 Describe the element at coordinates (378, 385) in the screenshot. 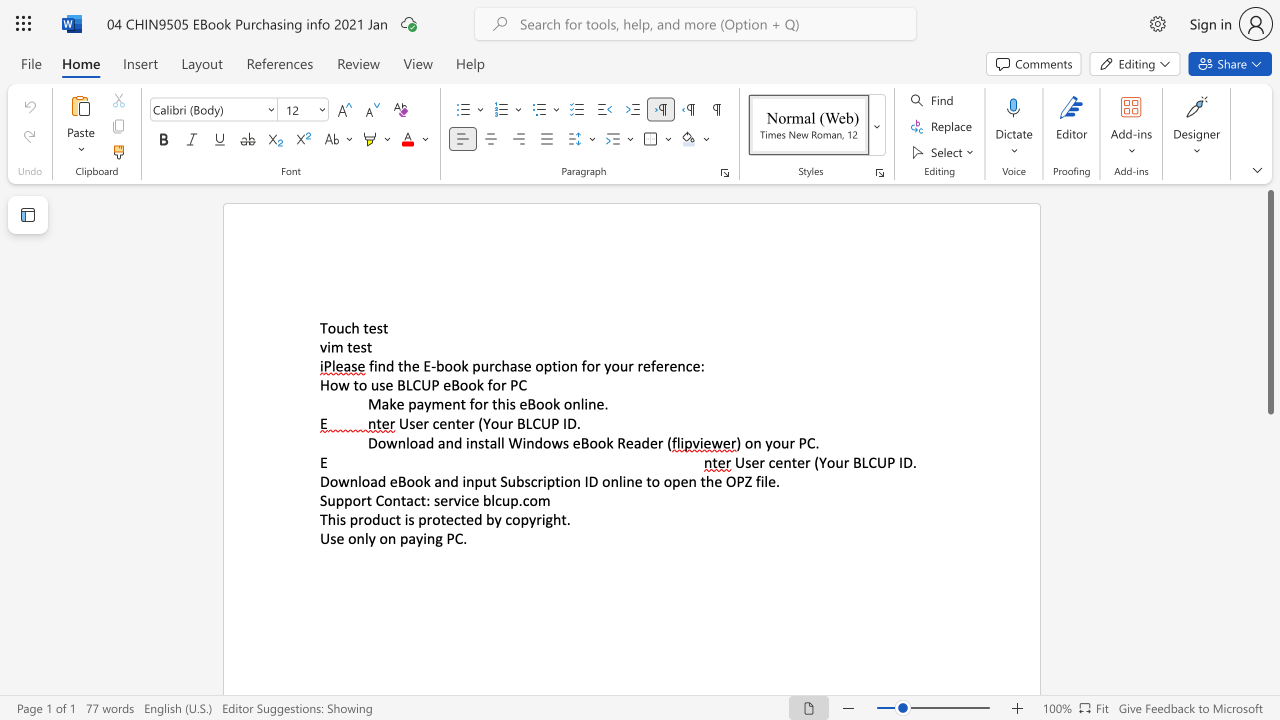

I see `the space between the continuous character "u" and "s" in the text` at that location.